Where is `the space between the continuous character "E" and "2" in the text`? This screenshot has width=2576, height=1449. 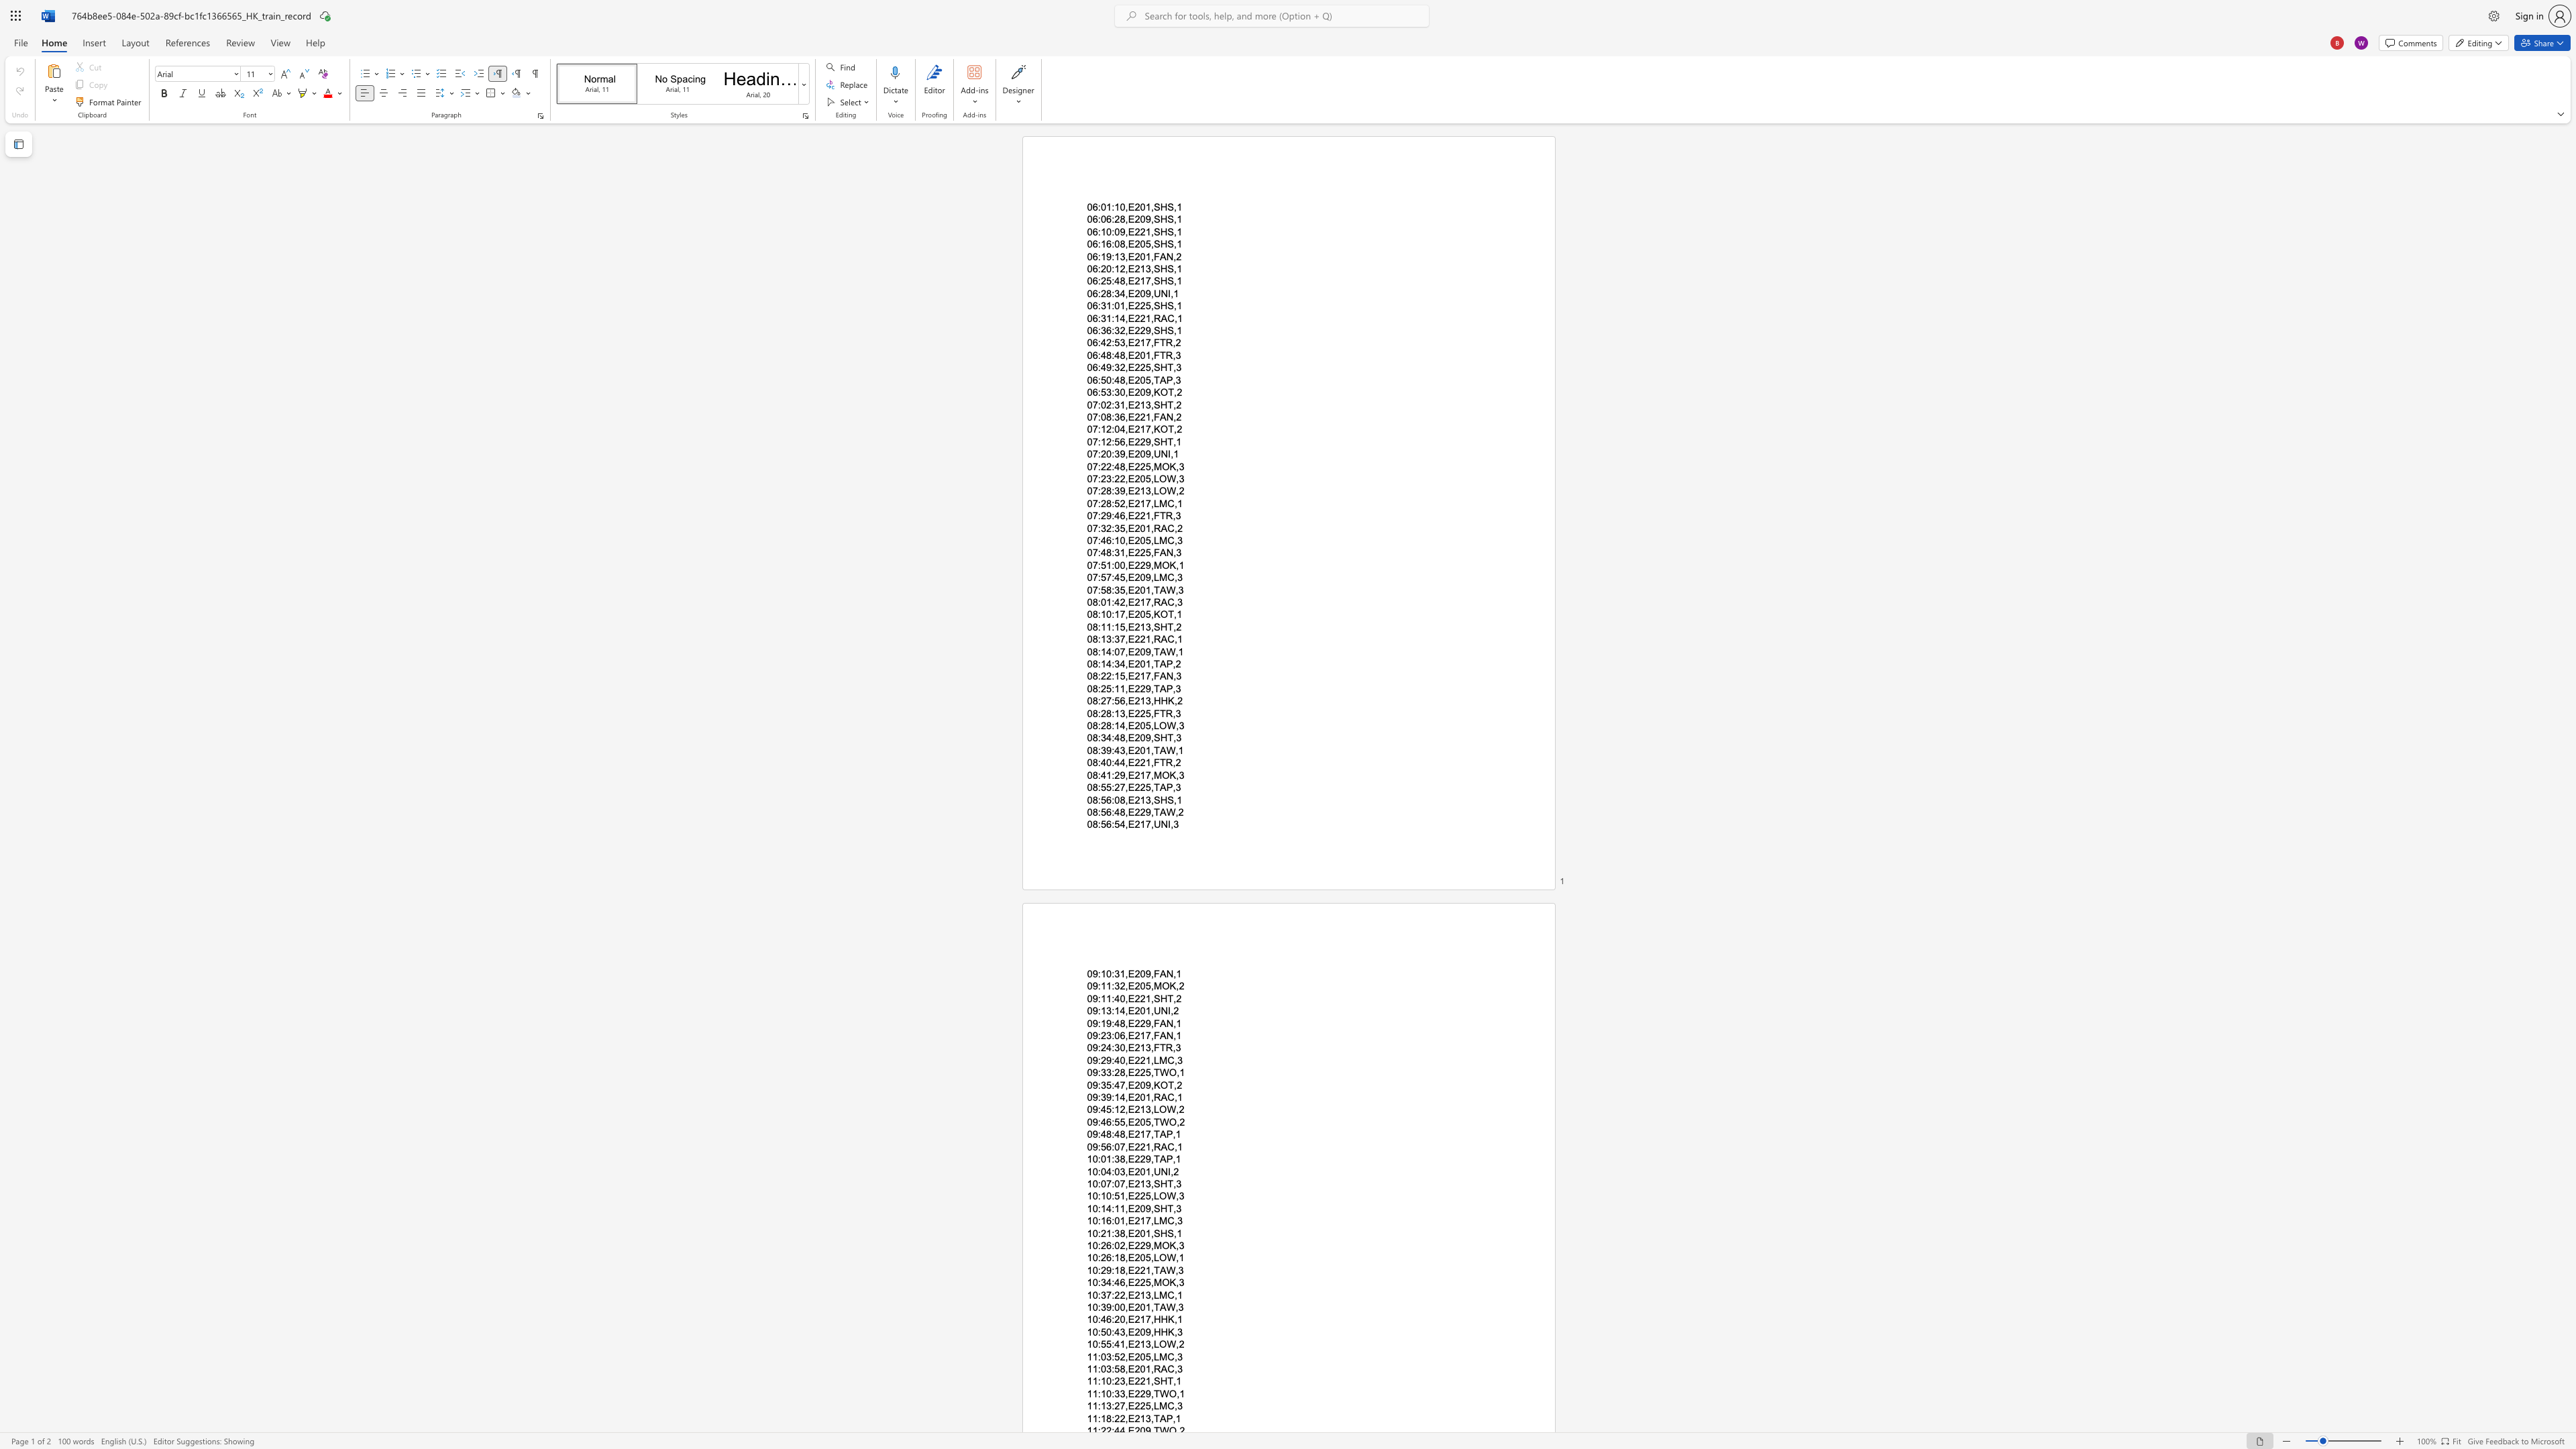 the space between the continuous character "E" and "2" in the text is located at coordinates (1133, 490).